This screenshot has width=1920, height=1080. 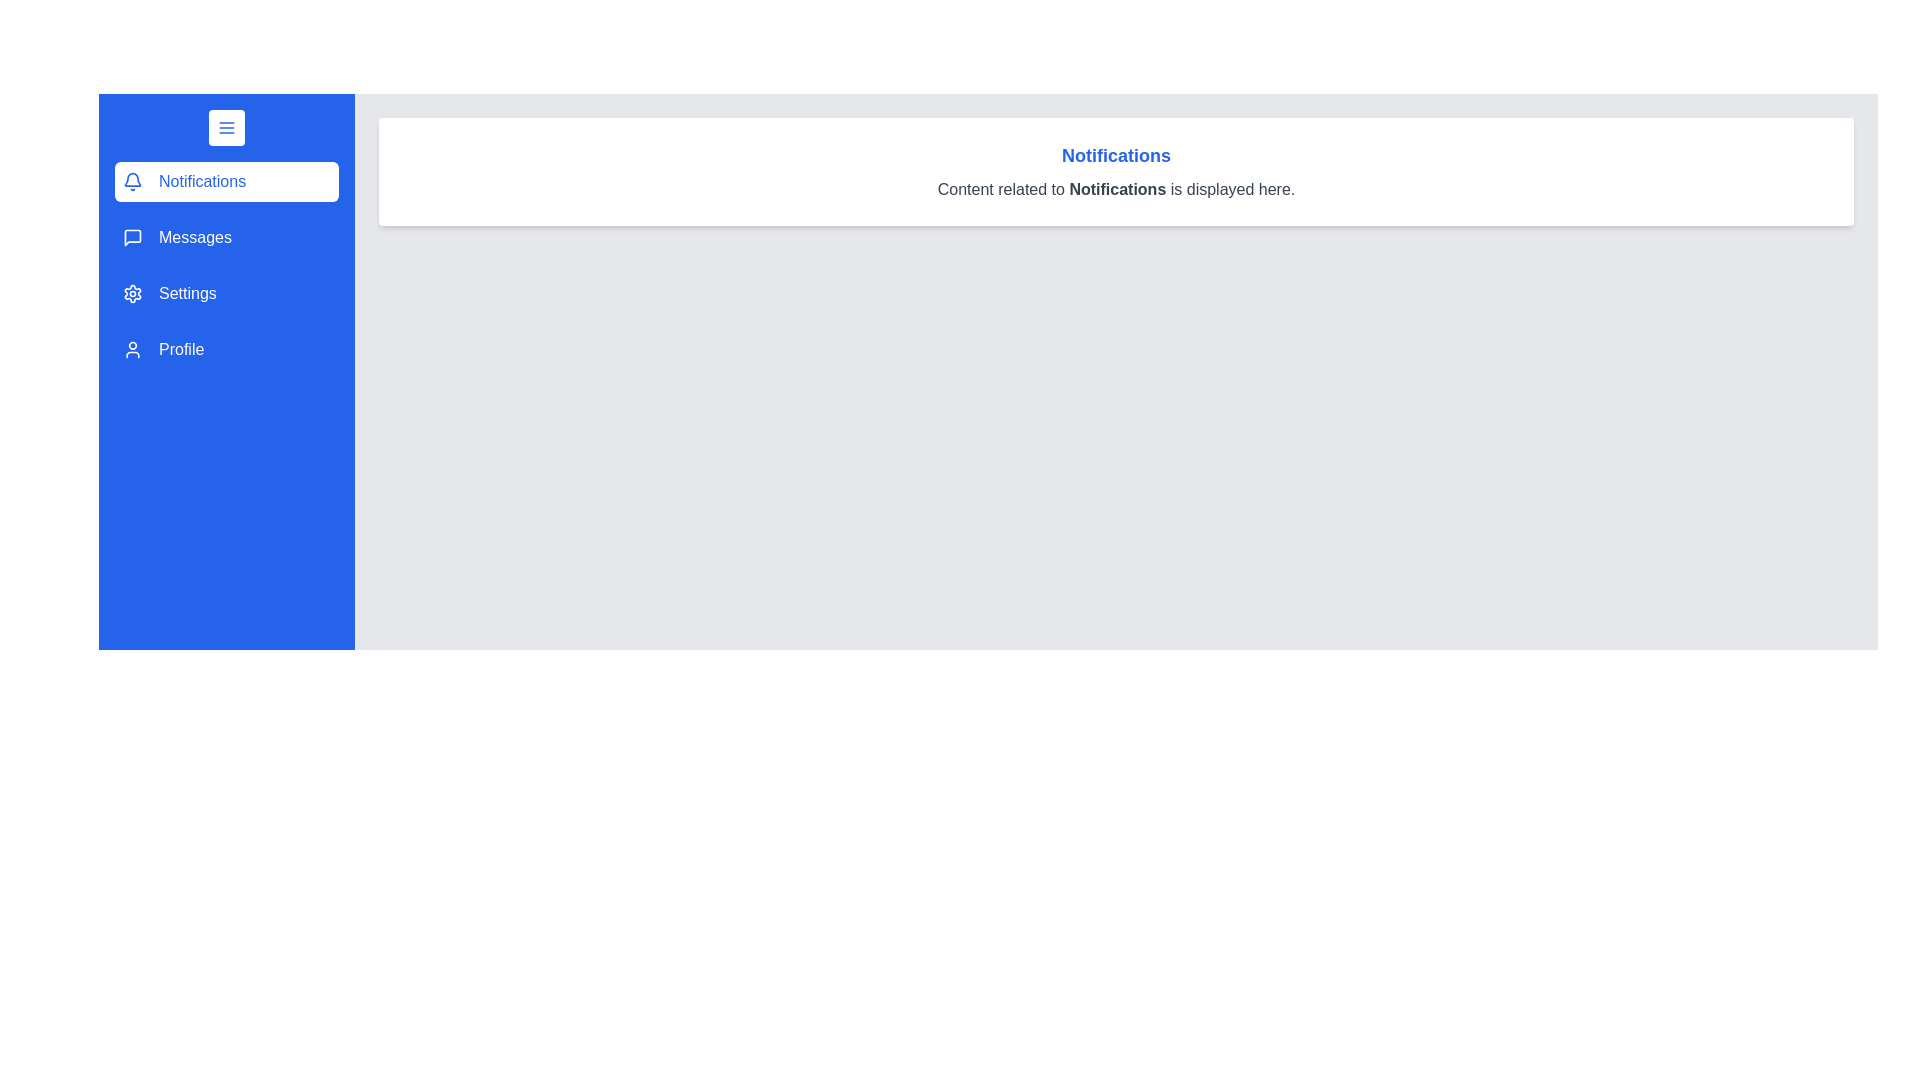 I want to click on toggle button at the top-left corner of the drawer to toggle its open/close state, so click(x=226, y=127).